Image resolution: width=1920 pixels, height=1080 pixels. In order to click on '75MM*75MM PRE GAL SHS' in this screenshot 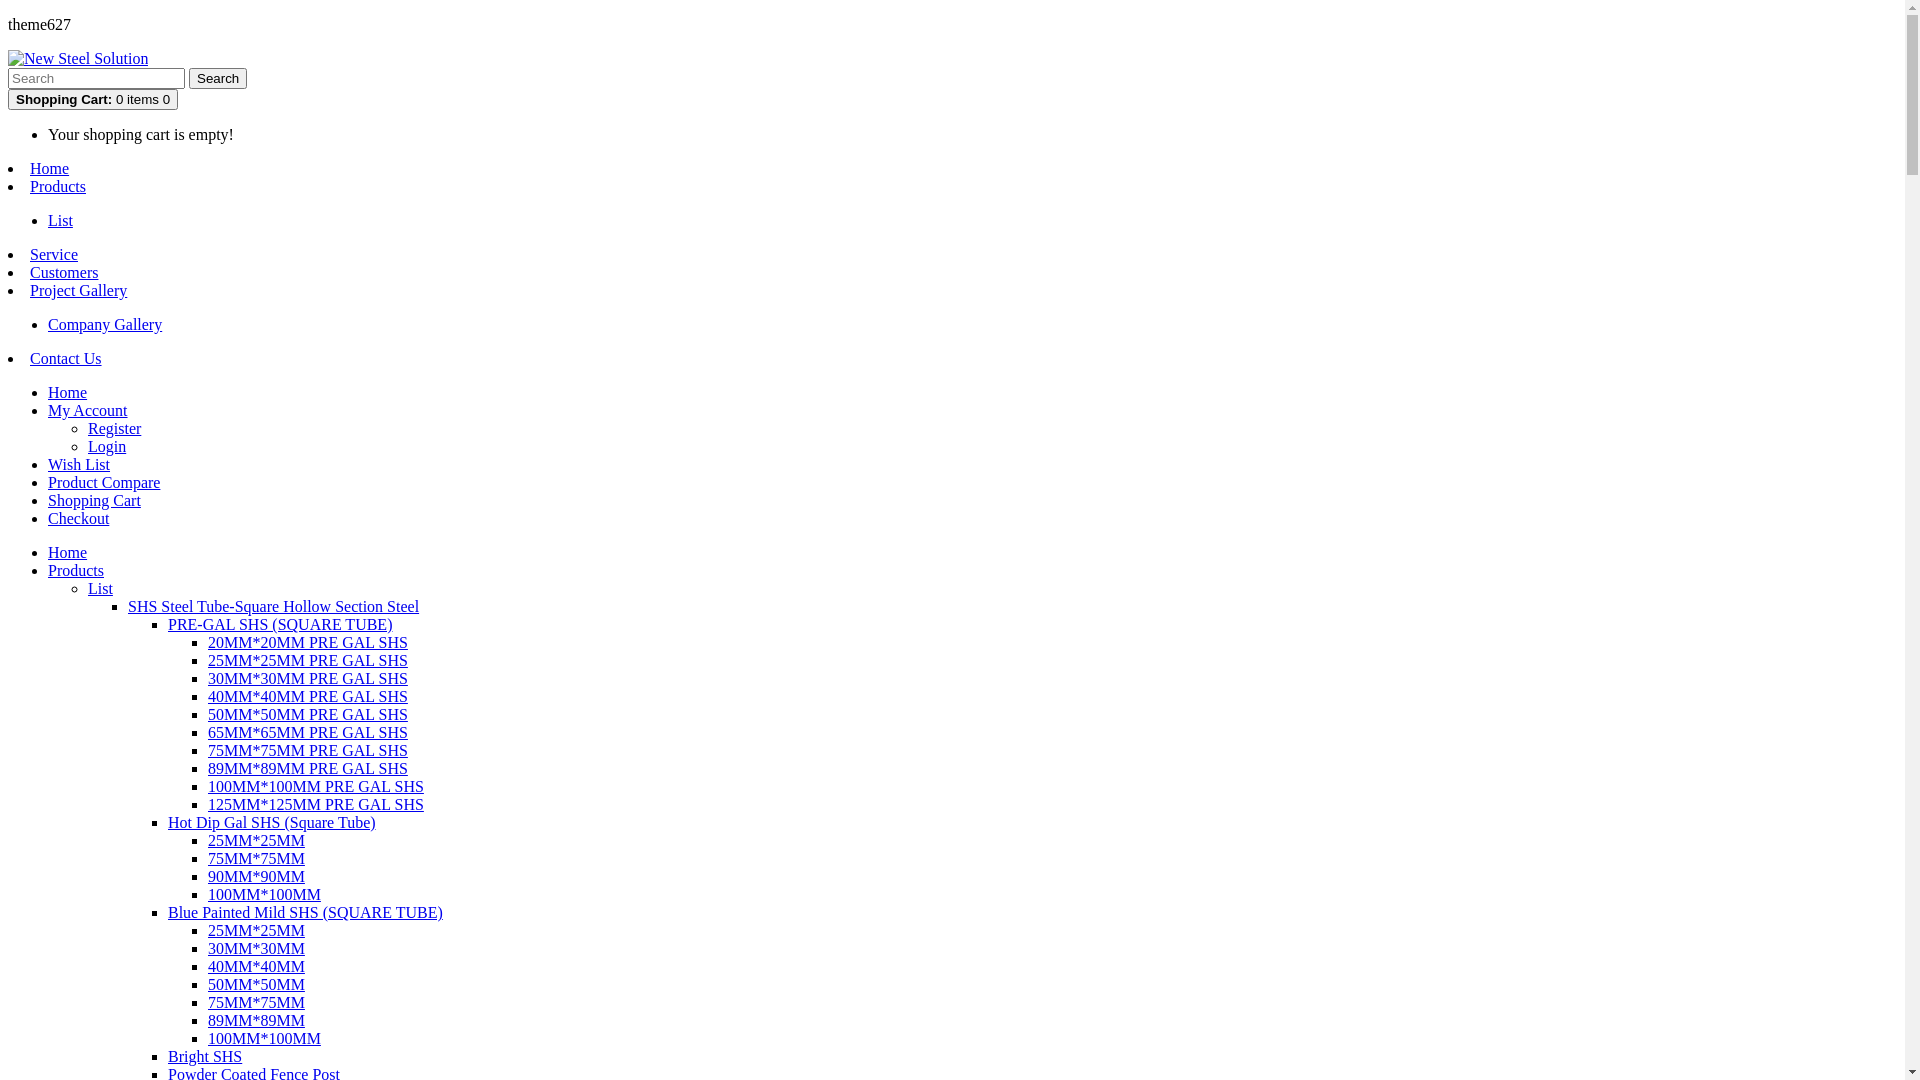, I will do `click(306, 750)`.